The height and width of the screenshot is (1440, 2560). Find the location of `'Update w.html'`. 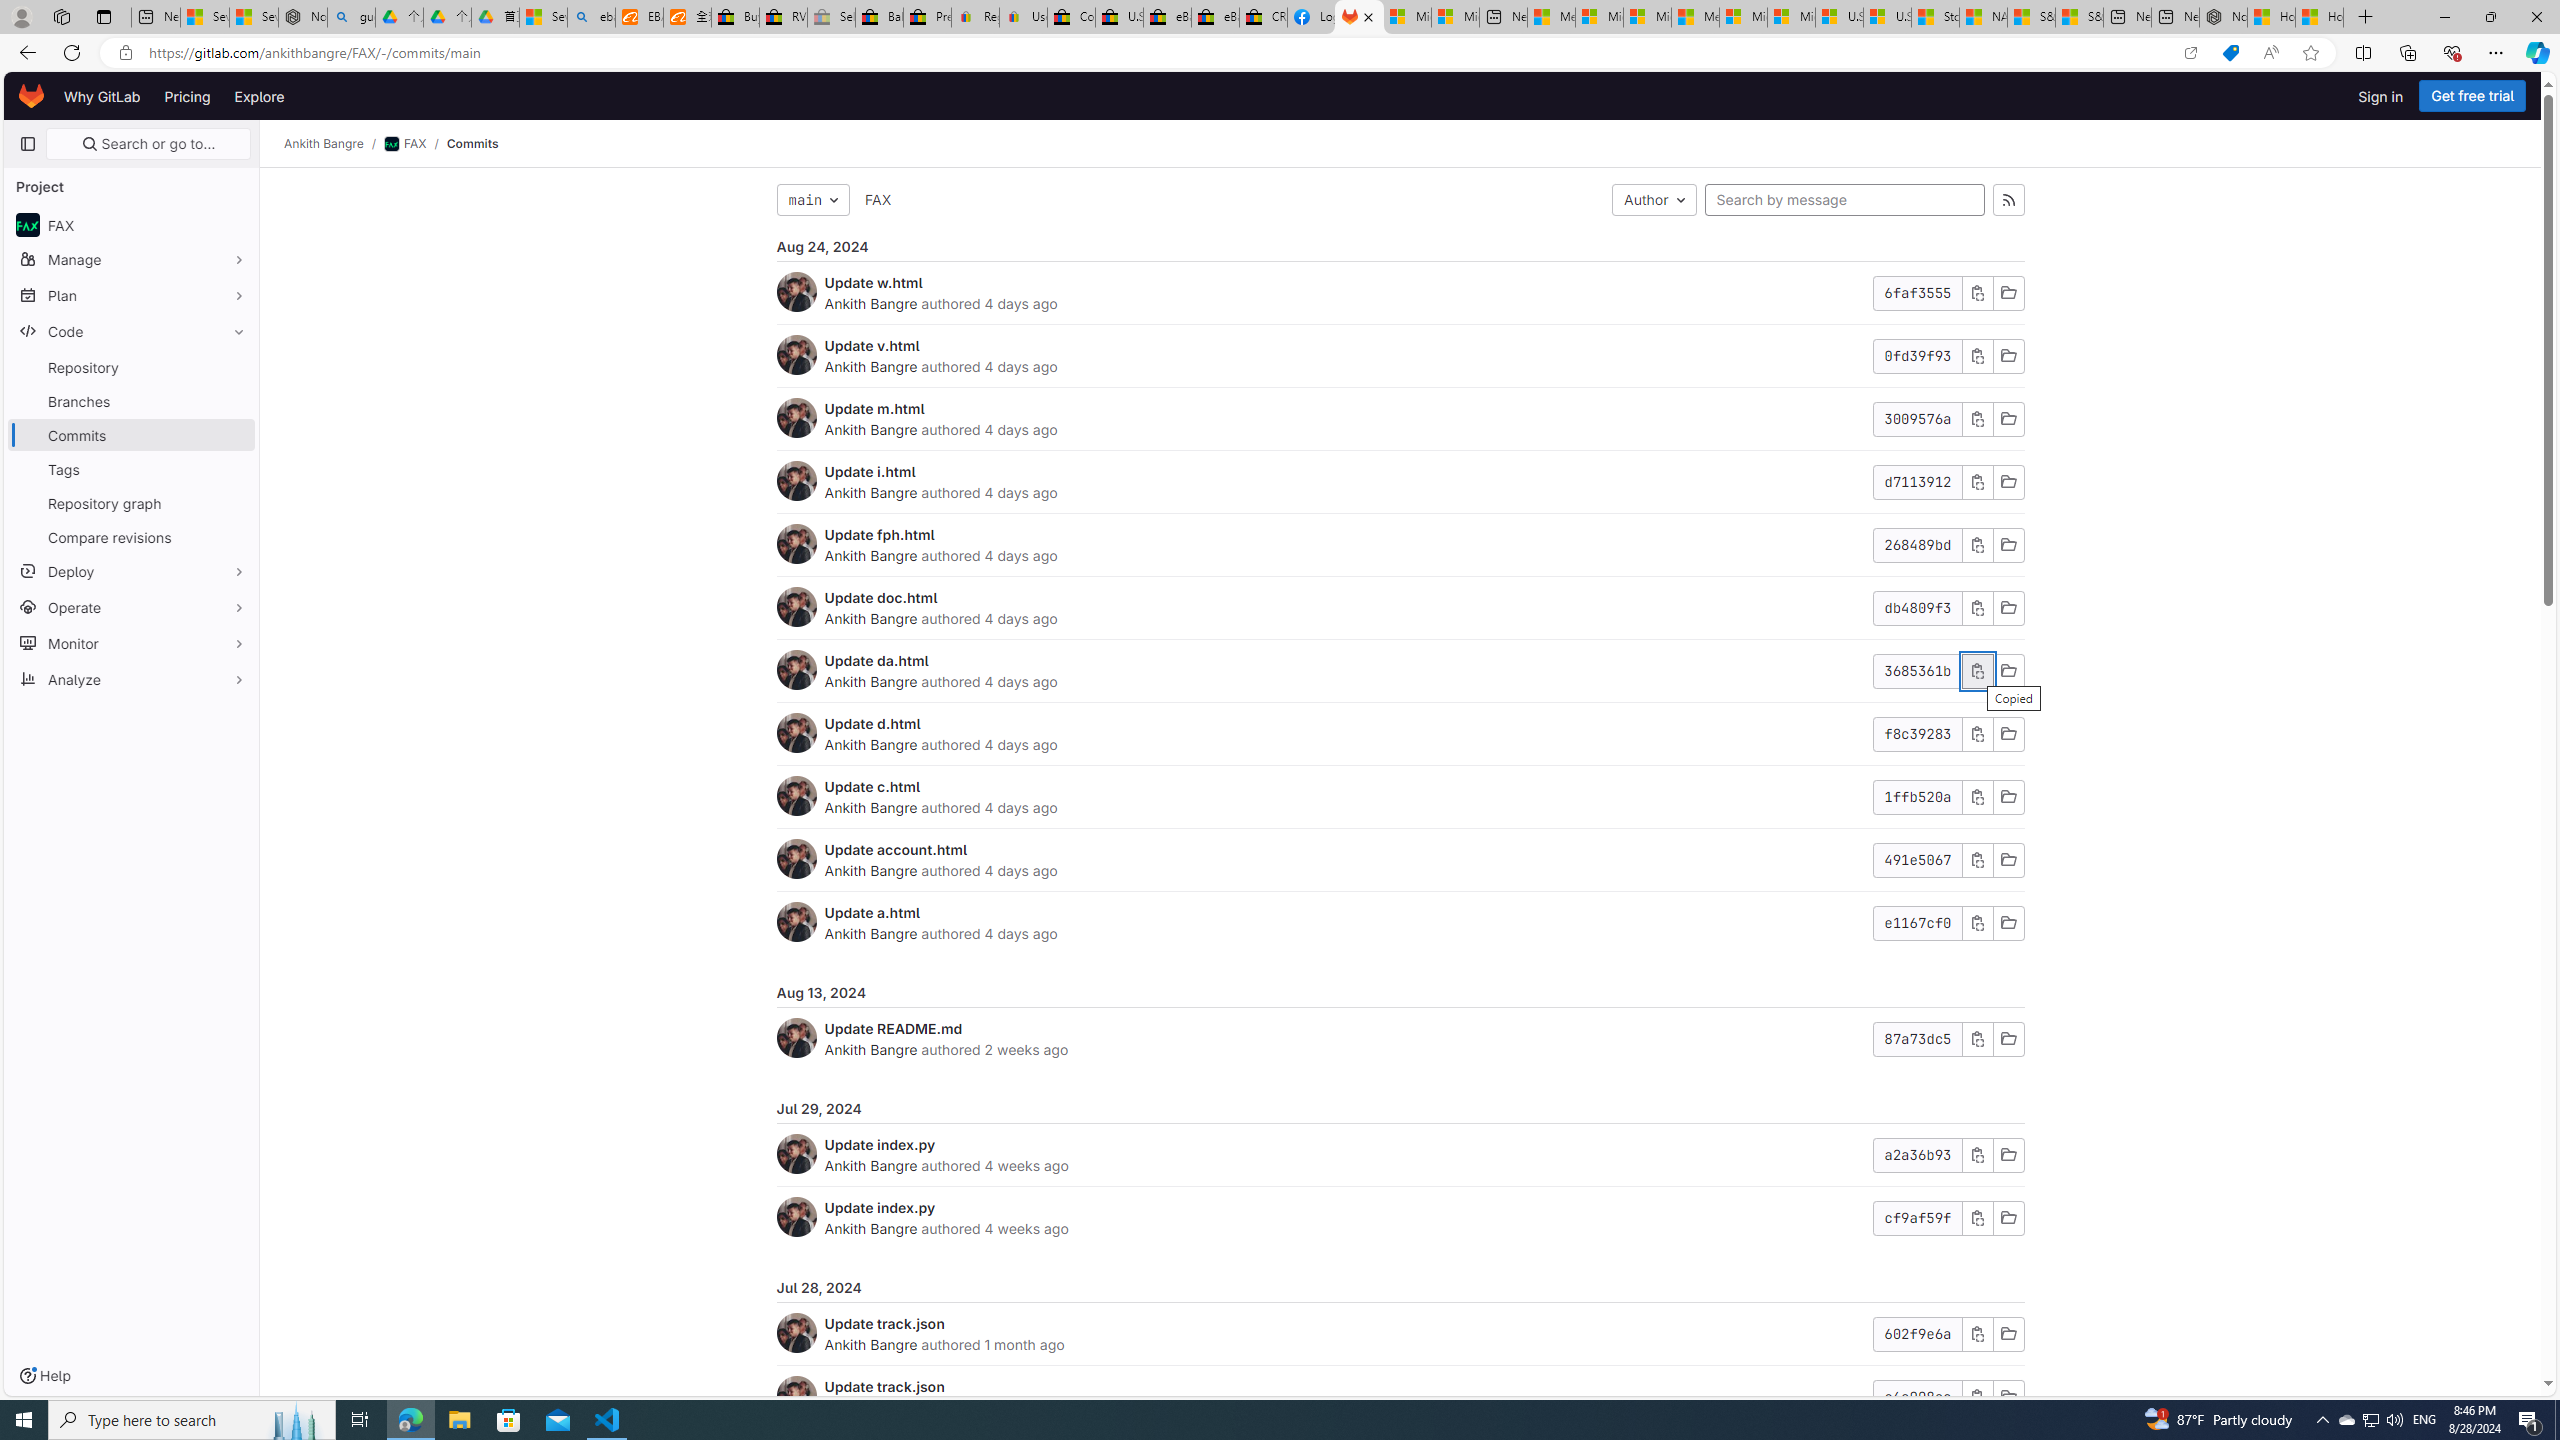

'Update w.html' is located at coordinates (873, 282).